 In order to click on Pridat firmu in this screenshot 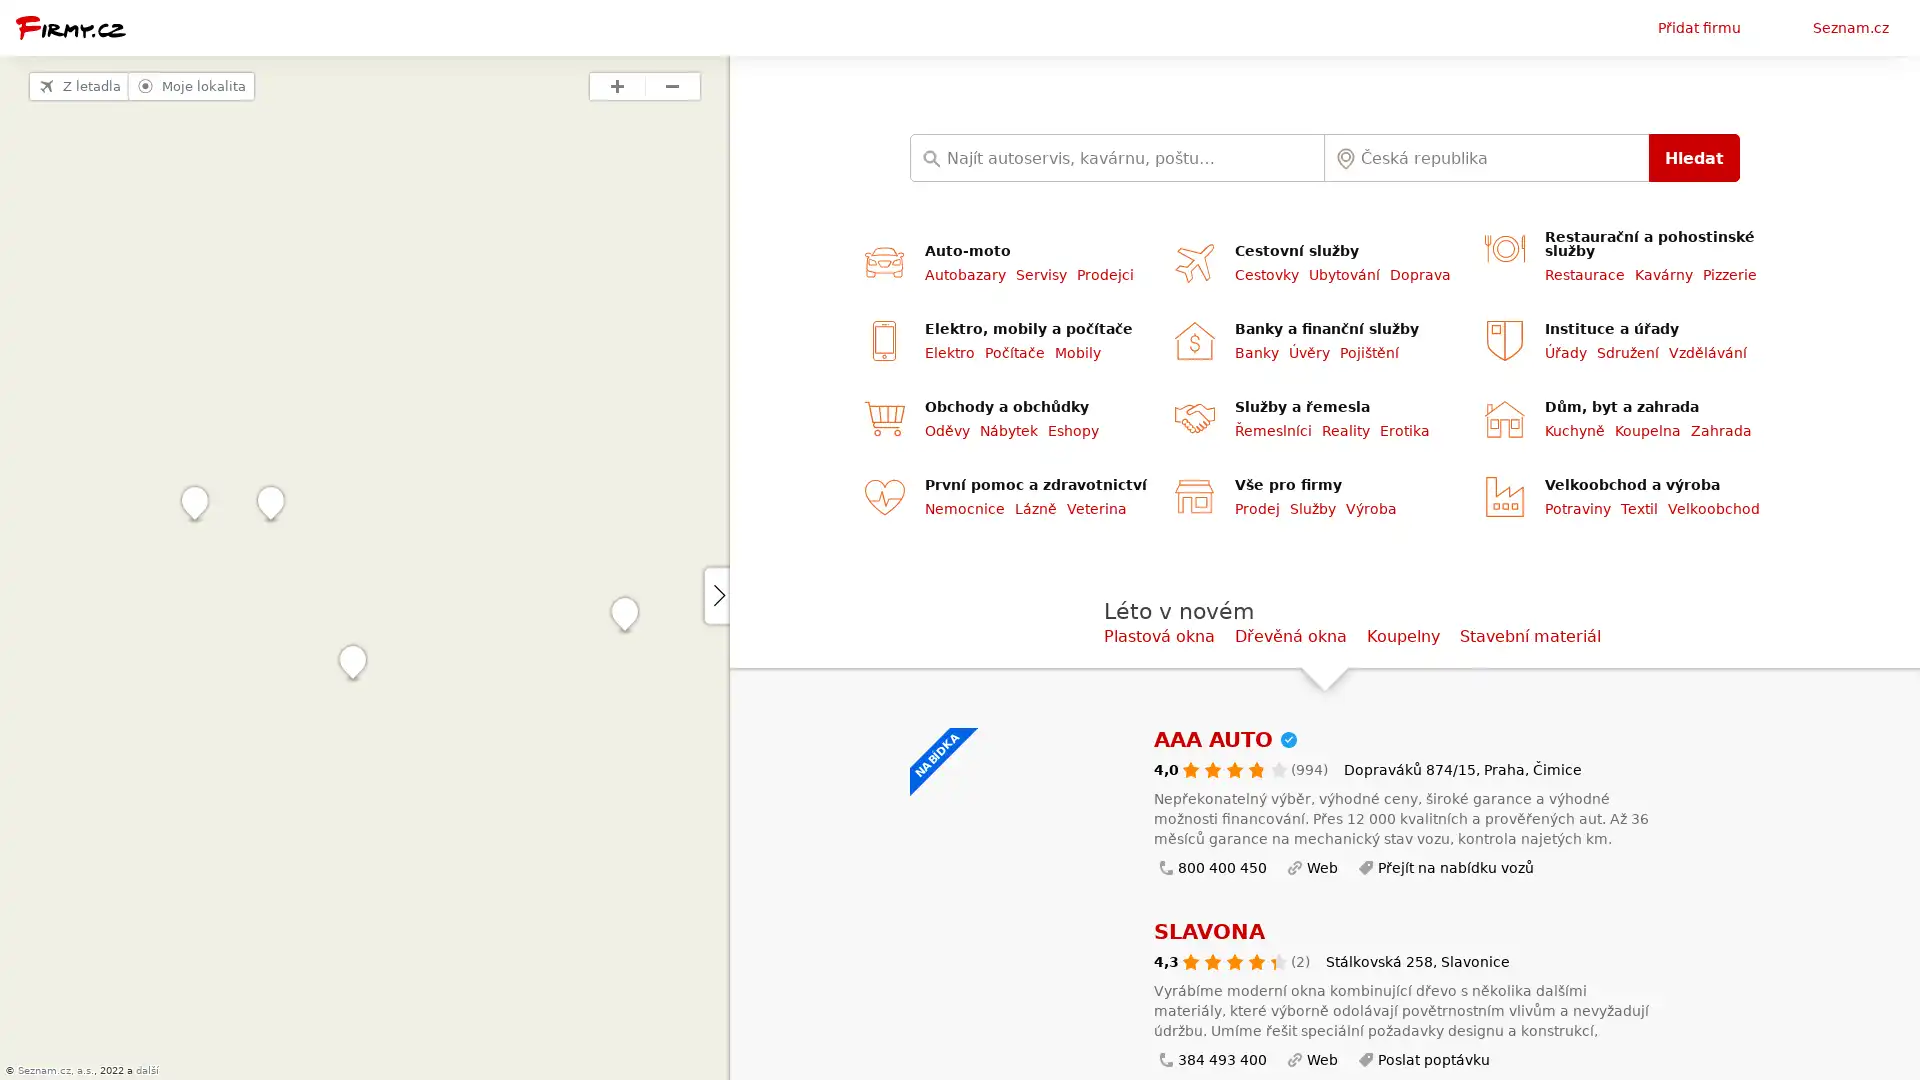, I will do `click(1626, 75)`.